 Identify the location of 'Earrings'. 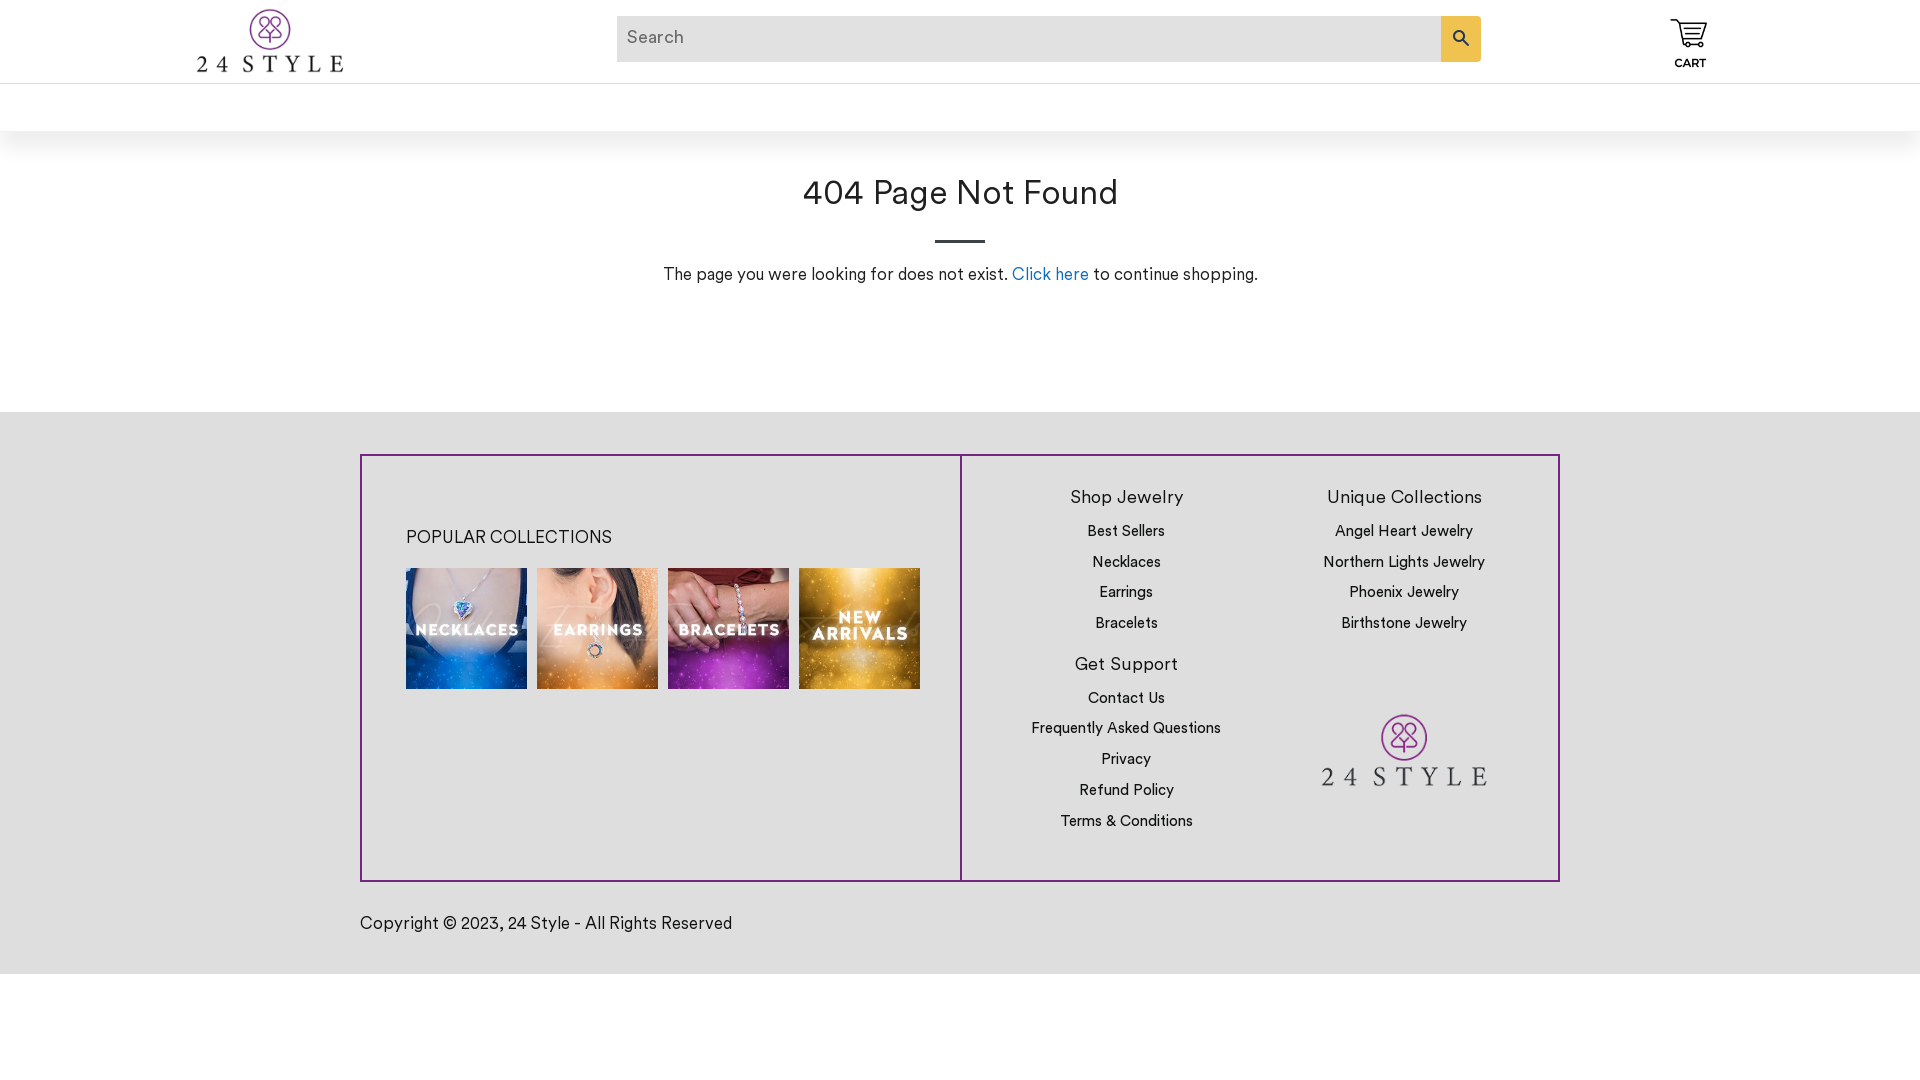
(1126, 592).